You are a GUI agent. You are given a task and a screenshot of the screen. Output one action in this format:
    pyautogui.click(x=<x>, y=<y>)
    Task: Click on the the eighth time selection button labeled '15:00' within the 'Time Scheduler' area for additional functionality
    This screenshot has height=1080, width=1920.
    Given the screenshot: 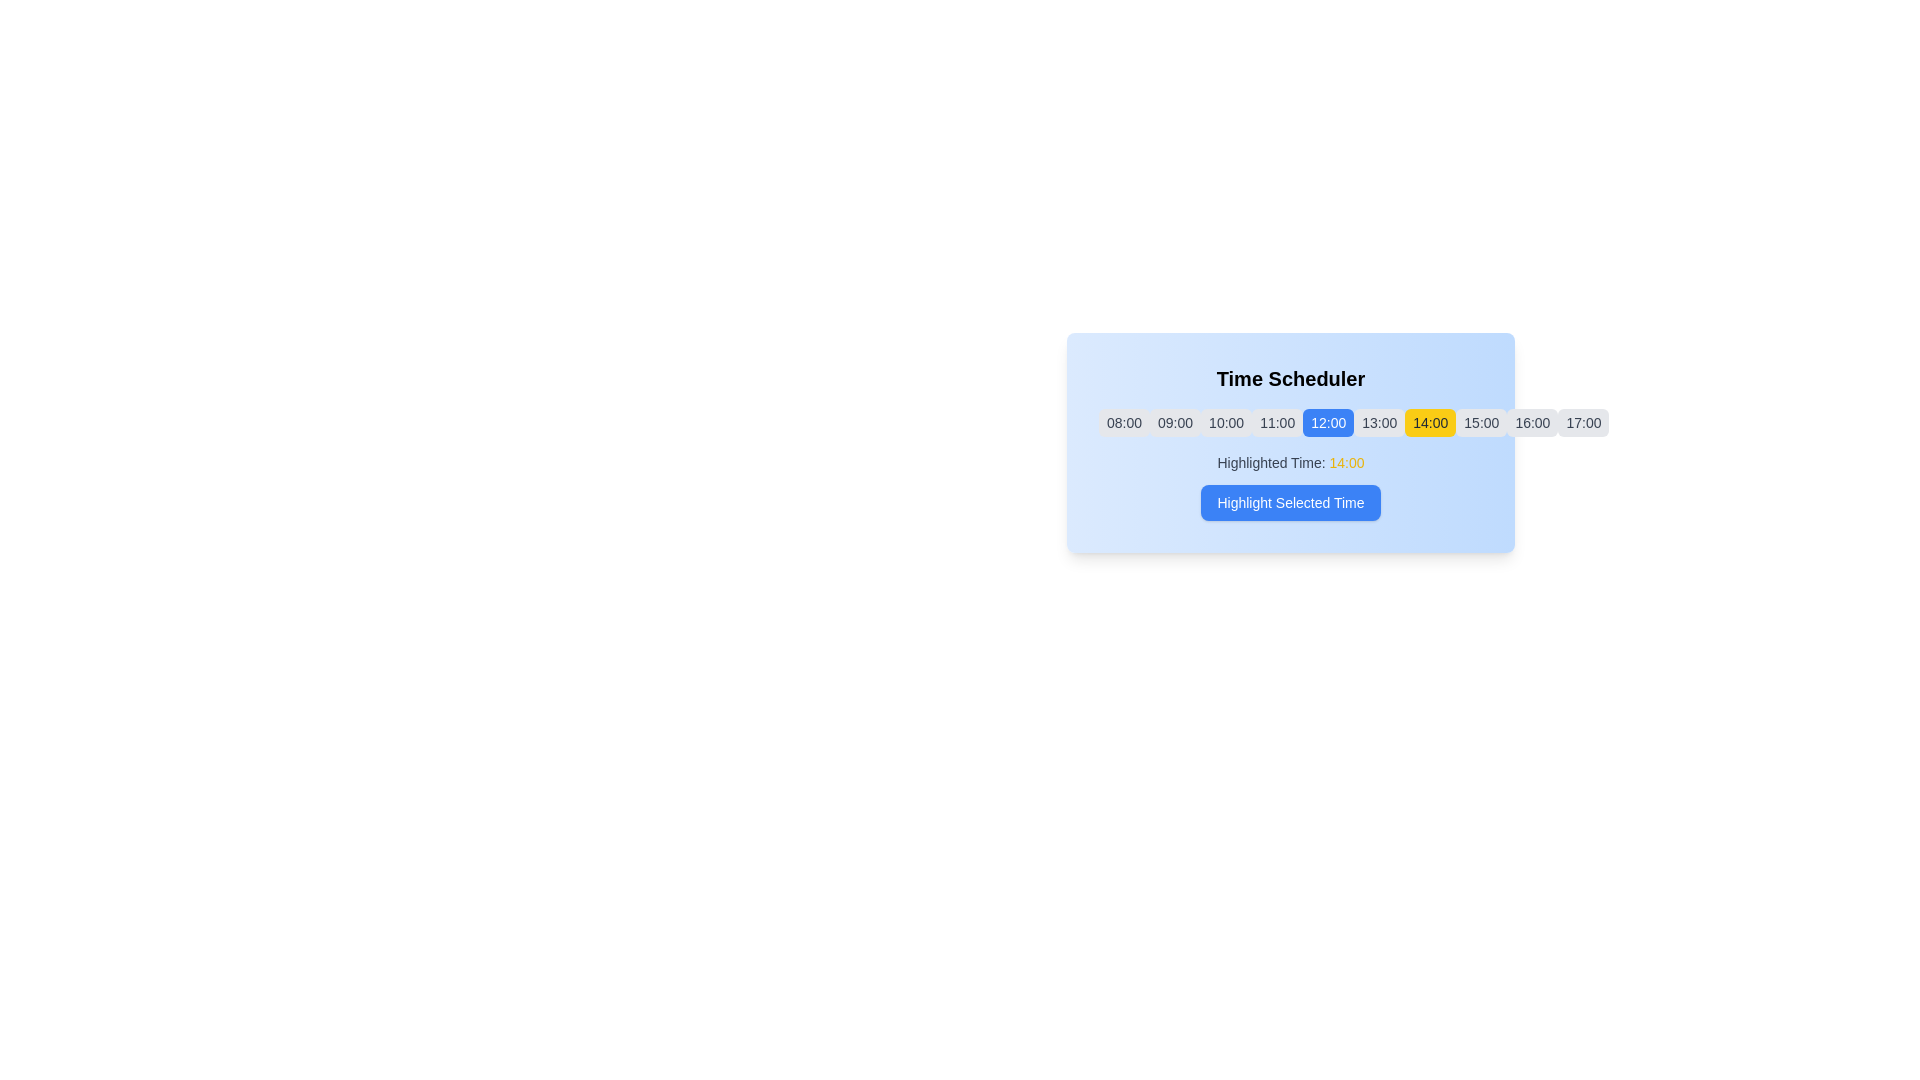 What is the action you would take?
    pyautogui.click(x=1481, y=422)
    